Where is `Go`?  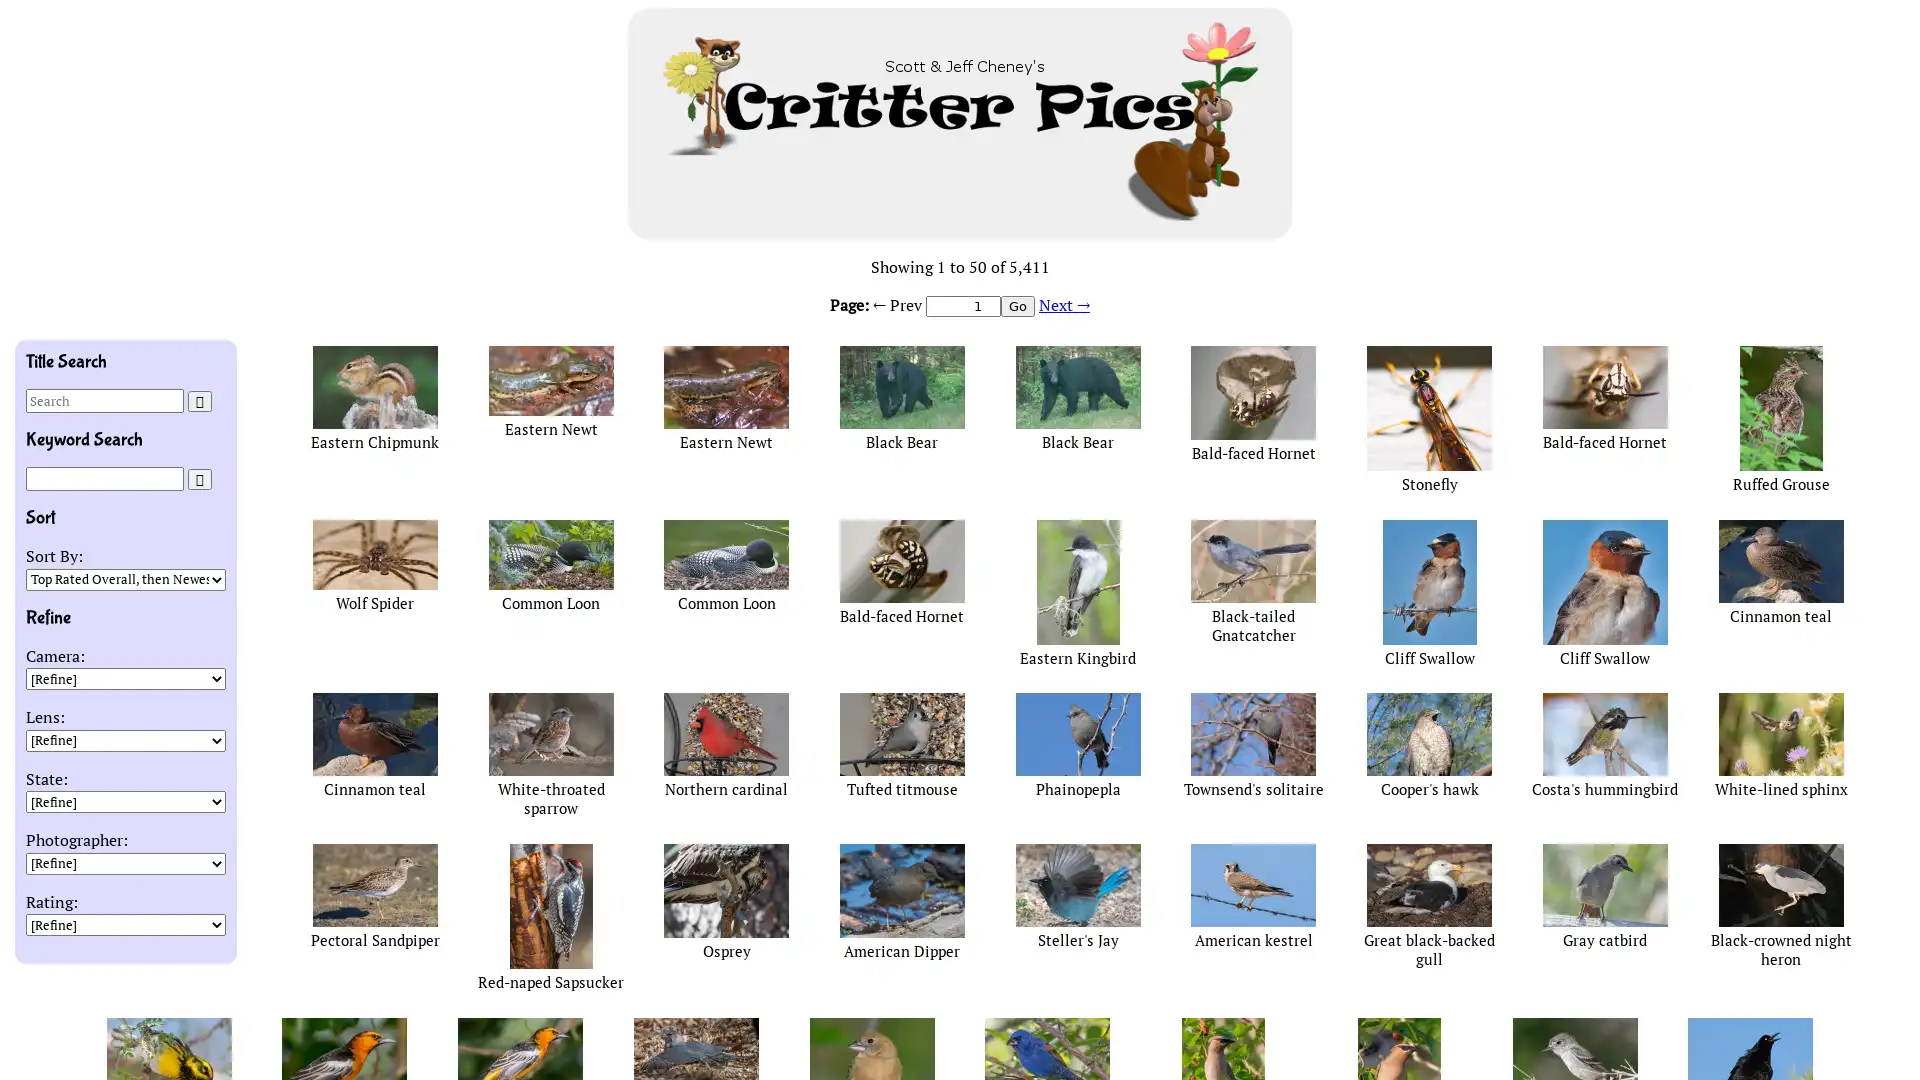
Go is located at coordinates (1017, 306).